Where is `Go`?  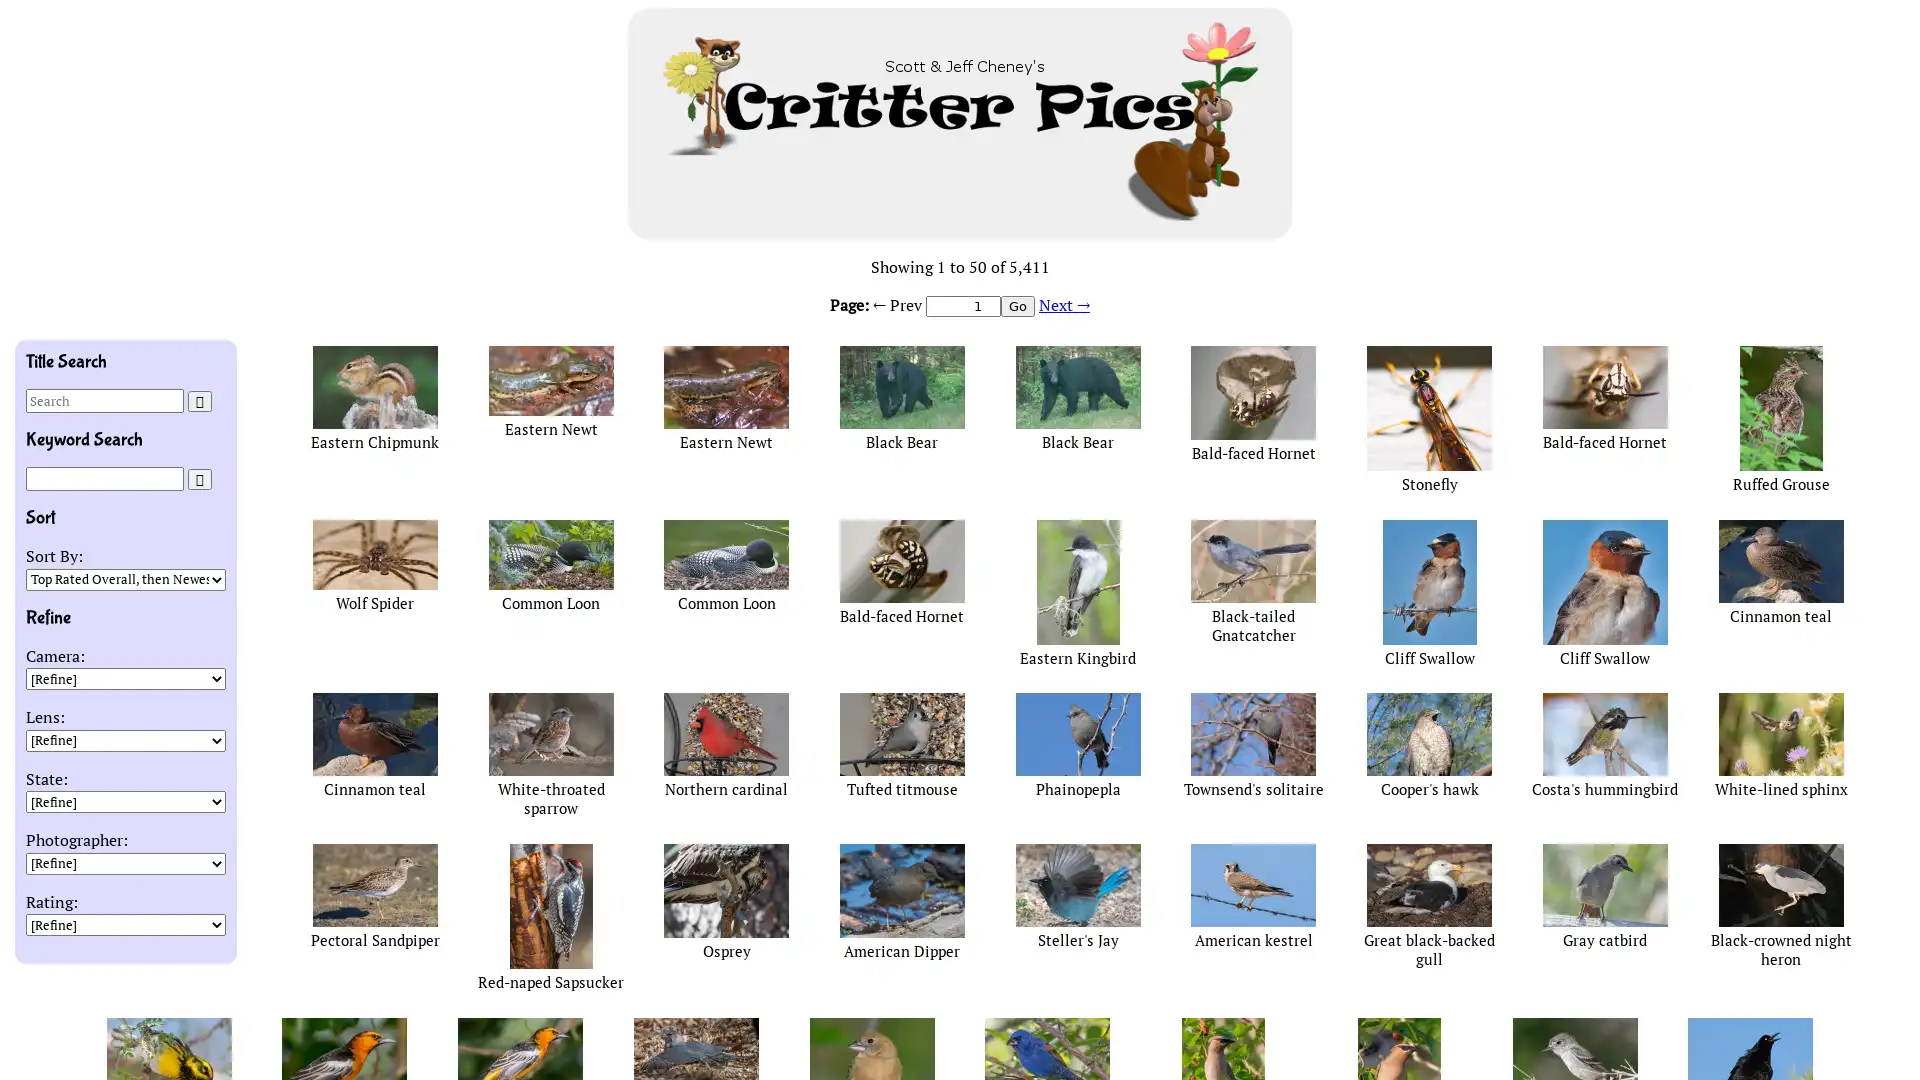
Go is located at coordinates (1017, 306).